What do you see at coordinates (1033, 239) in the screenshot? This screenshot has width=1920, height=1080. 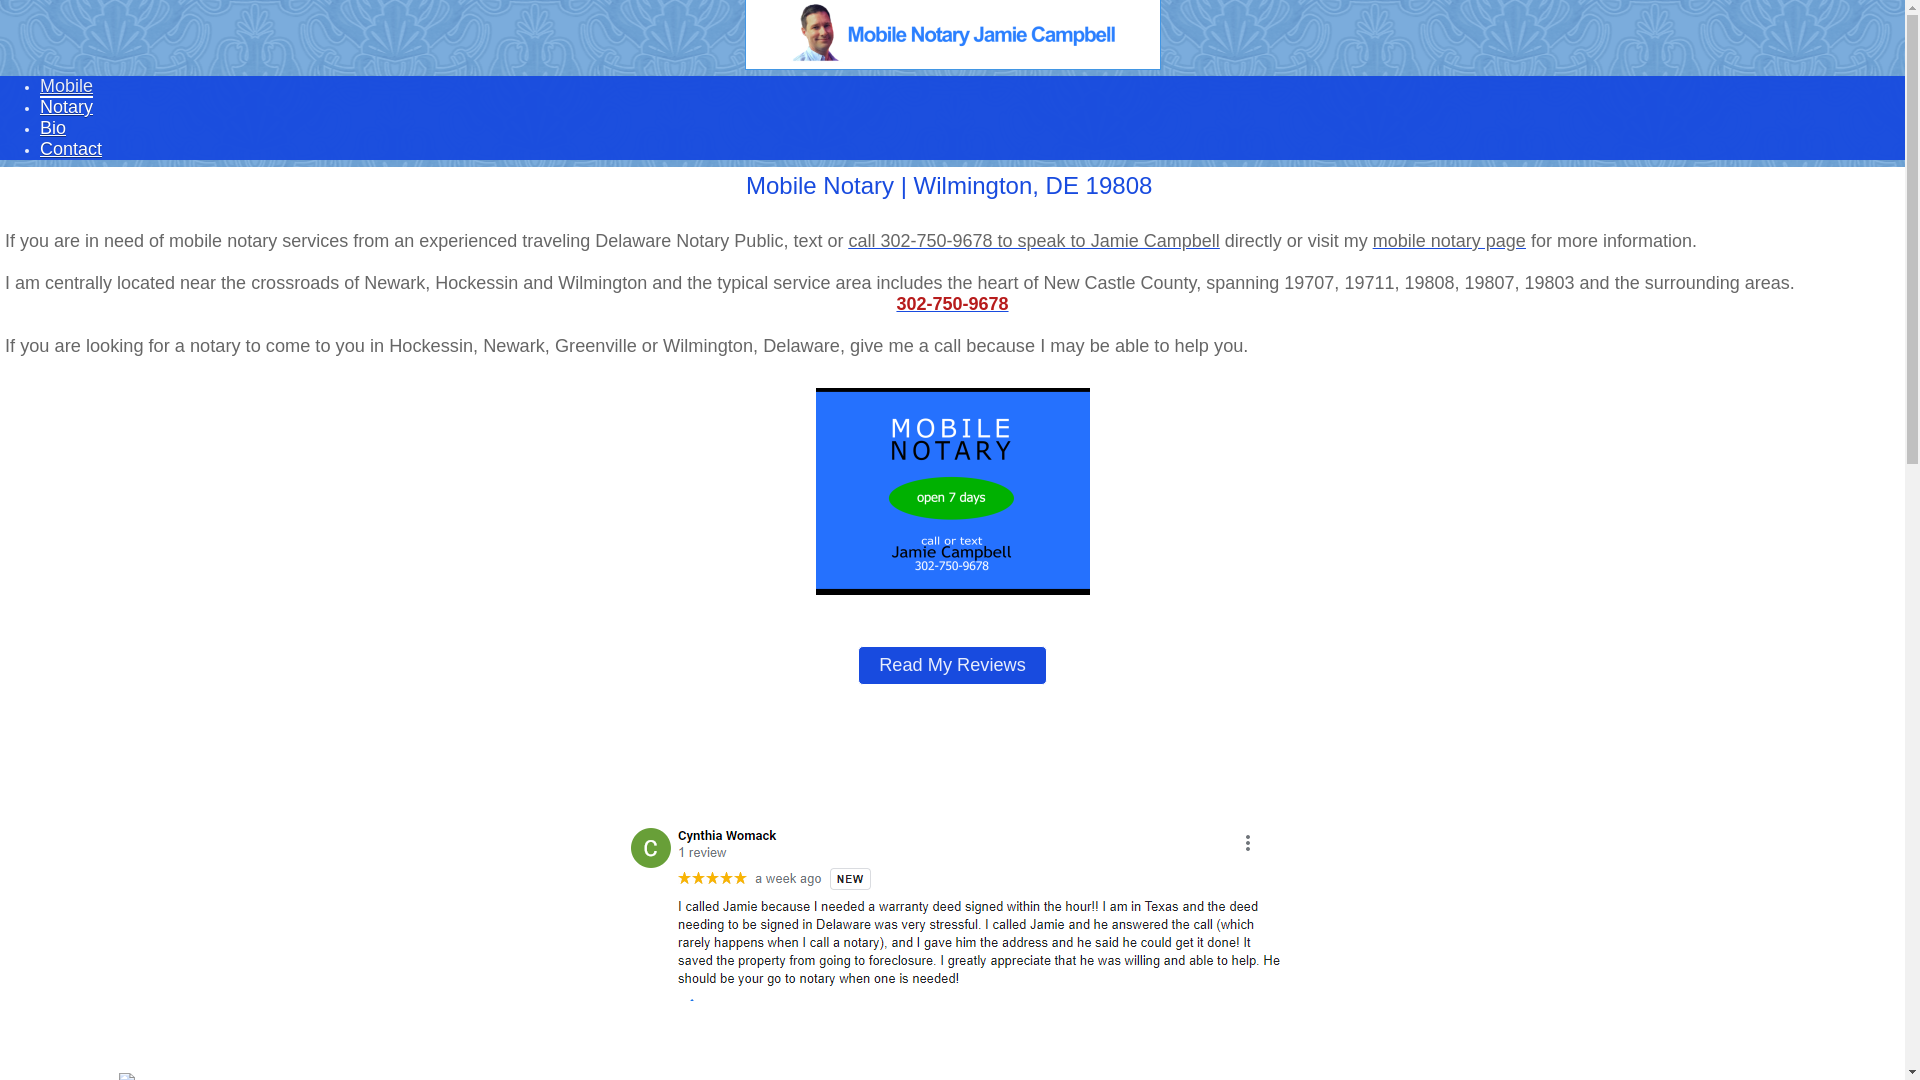 I see `'call 302-750-9678 to speak to Jamie Campbell'` at bounding box center [1033, 239].